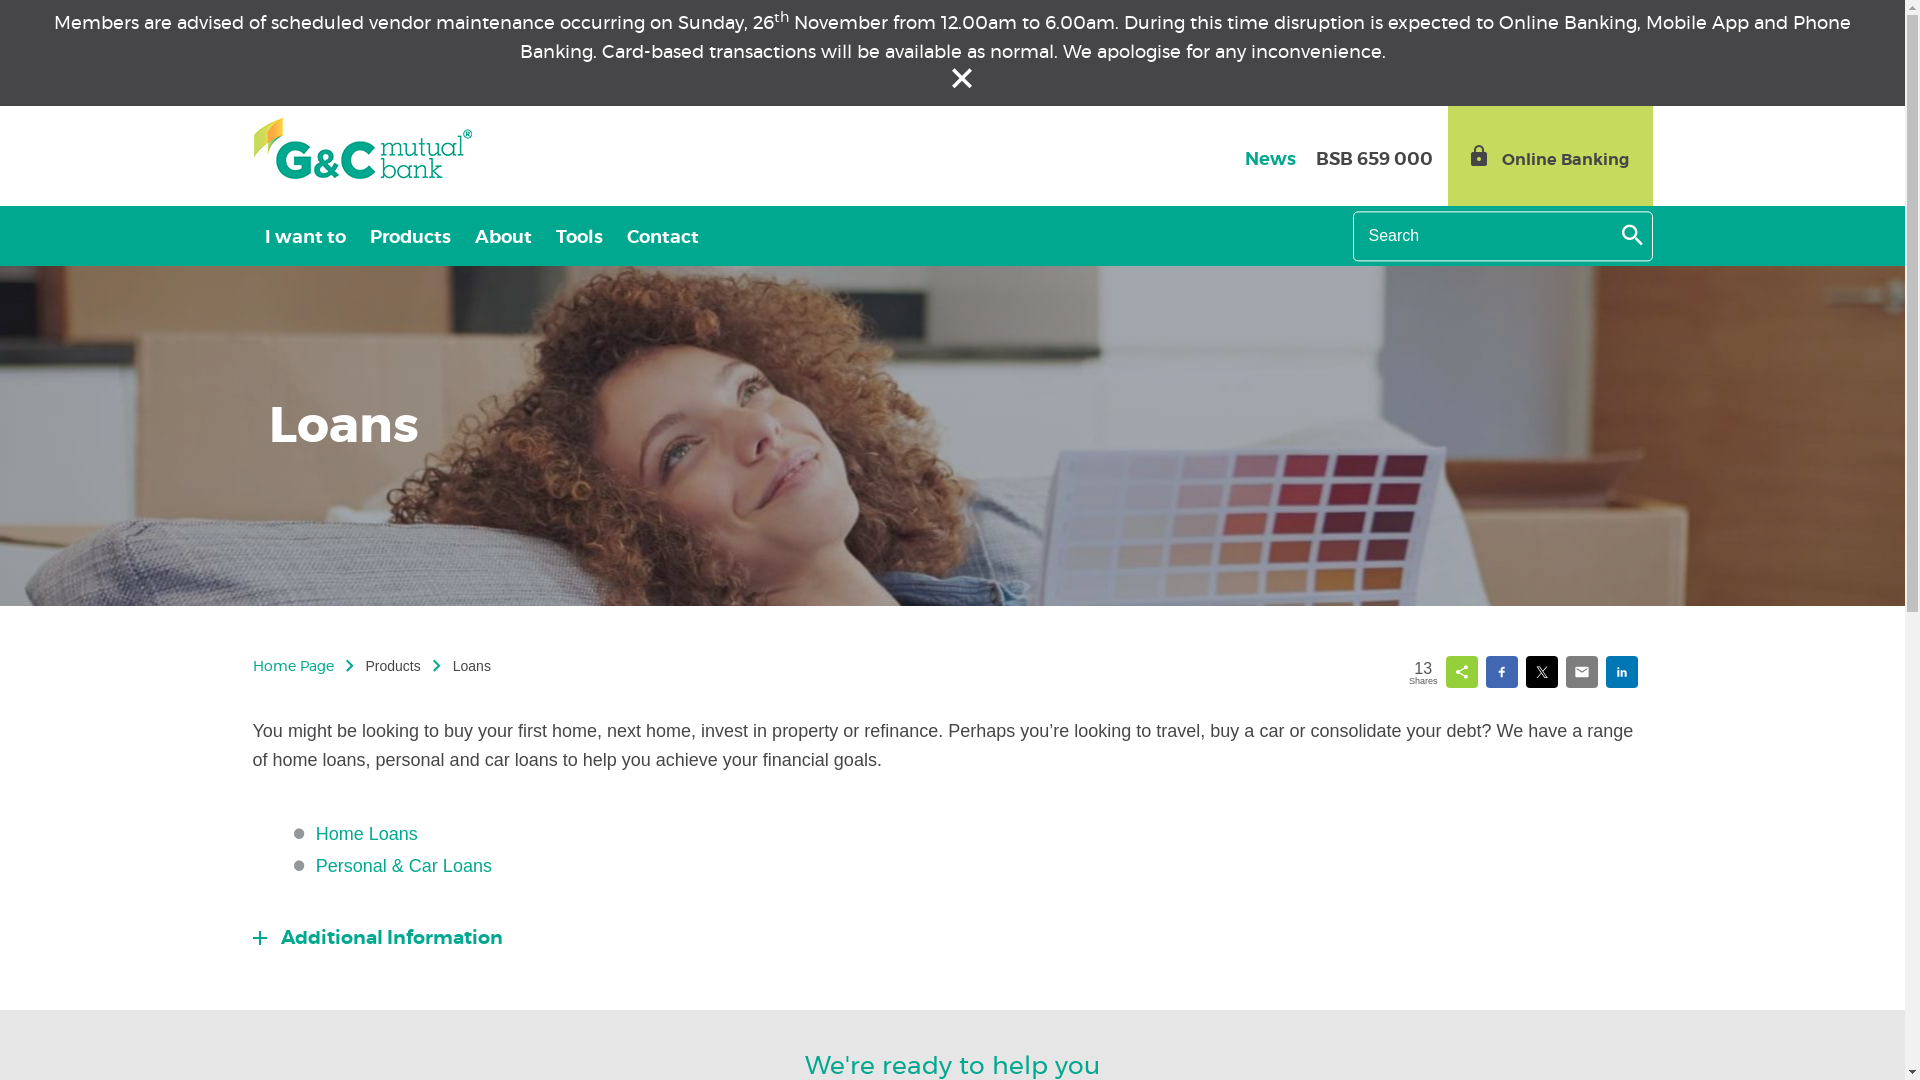 This screenshot has height=1080, width=1920. What do you see at coordinates (1549, 154) in the screenshot?
I see `'Online Banking'` at bounding box center [1549, 154].